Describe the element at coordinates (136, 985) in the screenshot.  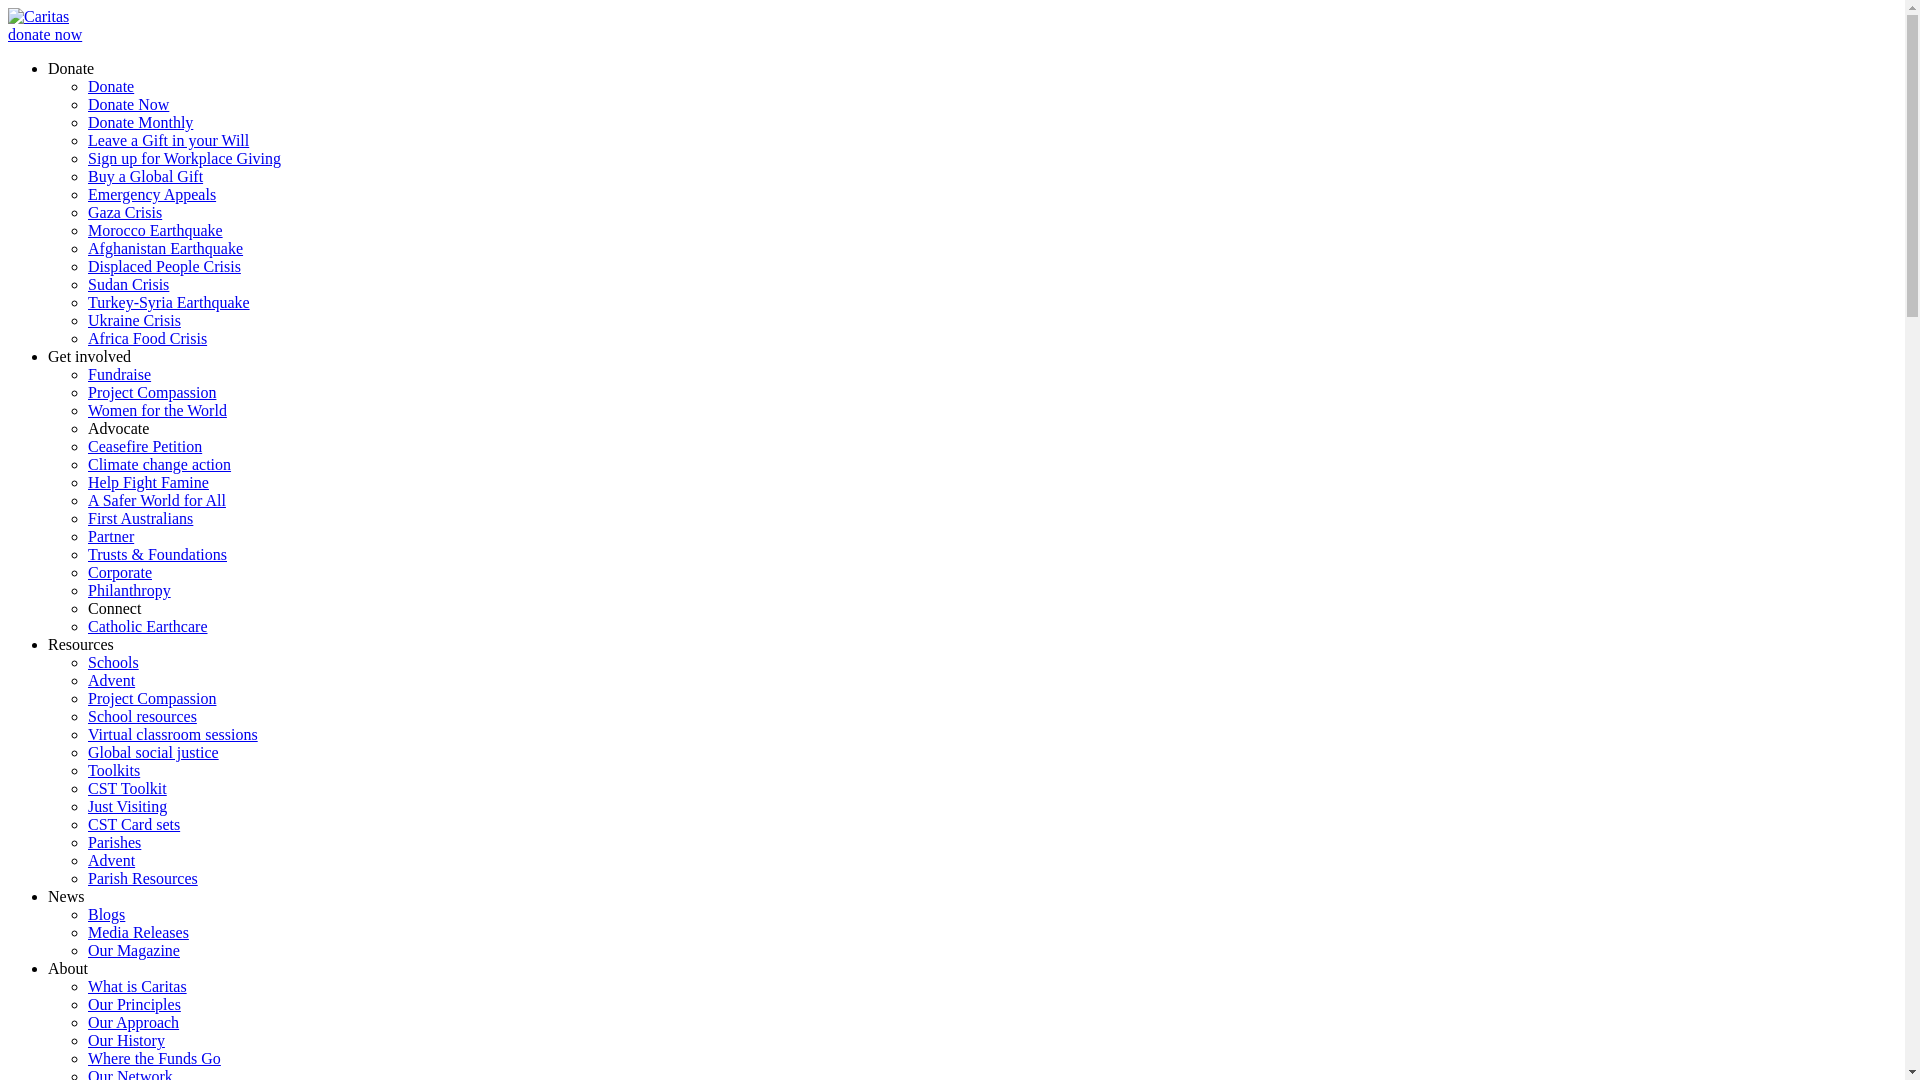
I see `'What is Caritas'` at that location.